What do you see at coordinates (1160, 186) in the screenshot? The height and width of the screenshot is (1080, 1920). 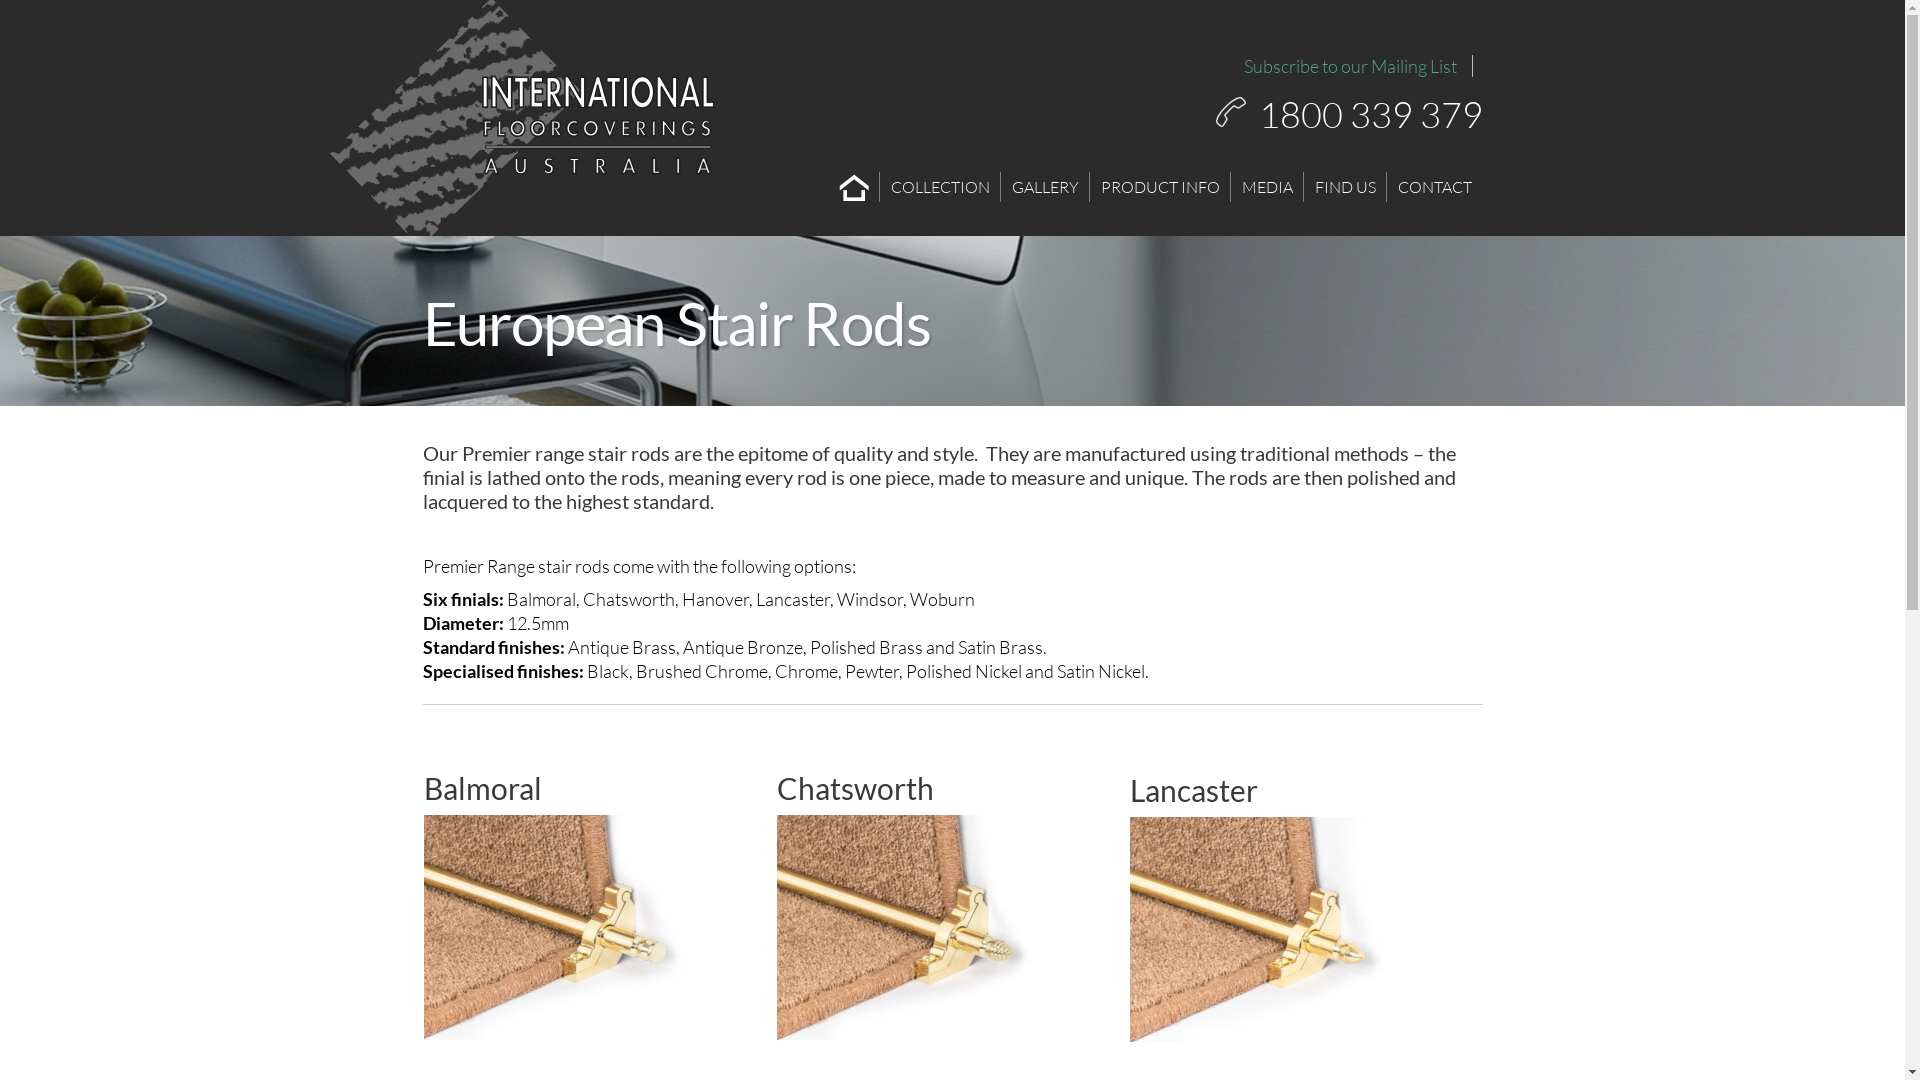 I see `'PRODUCT INFO'` at bounding box center [1160, 186].